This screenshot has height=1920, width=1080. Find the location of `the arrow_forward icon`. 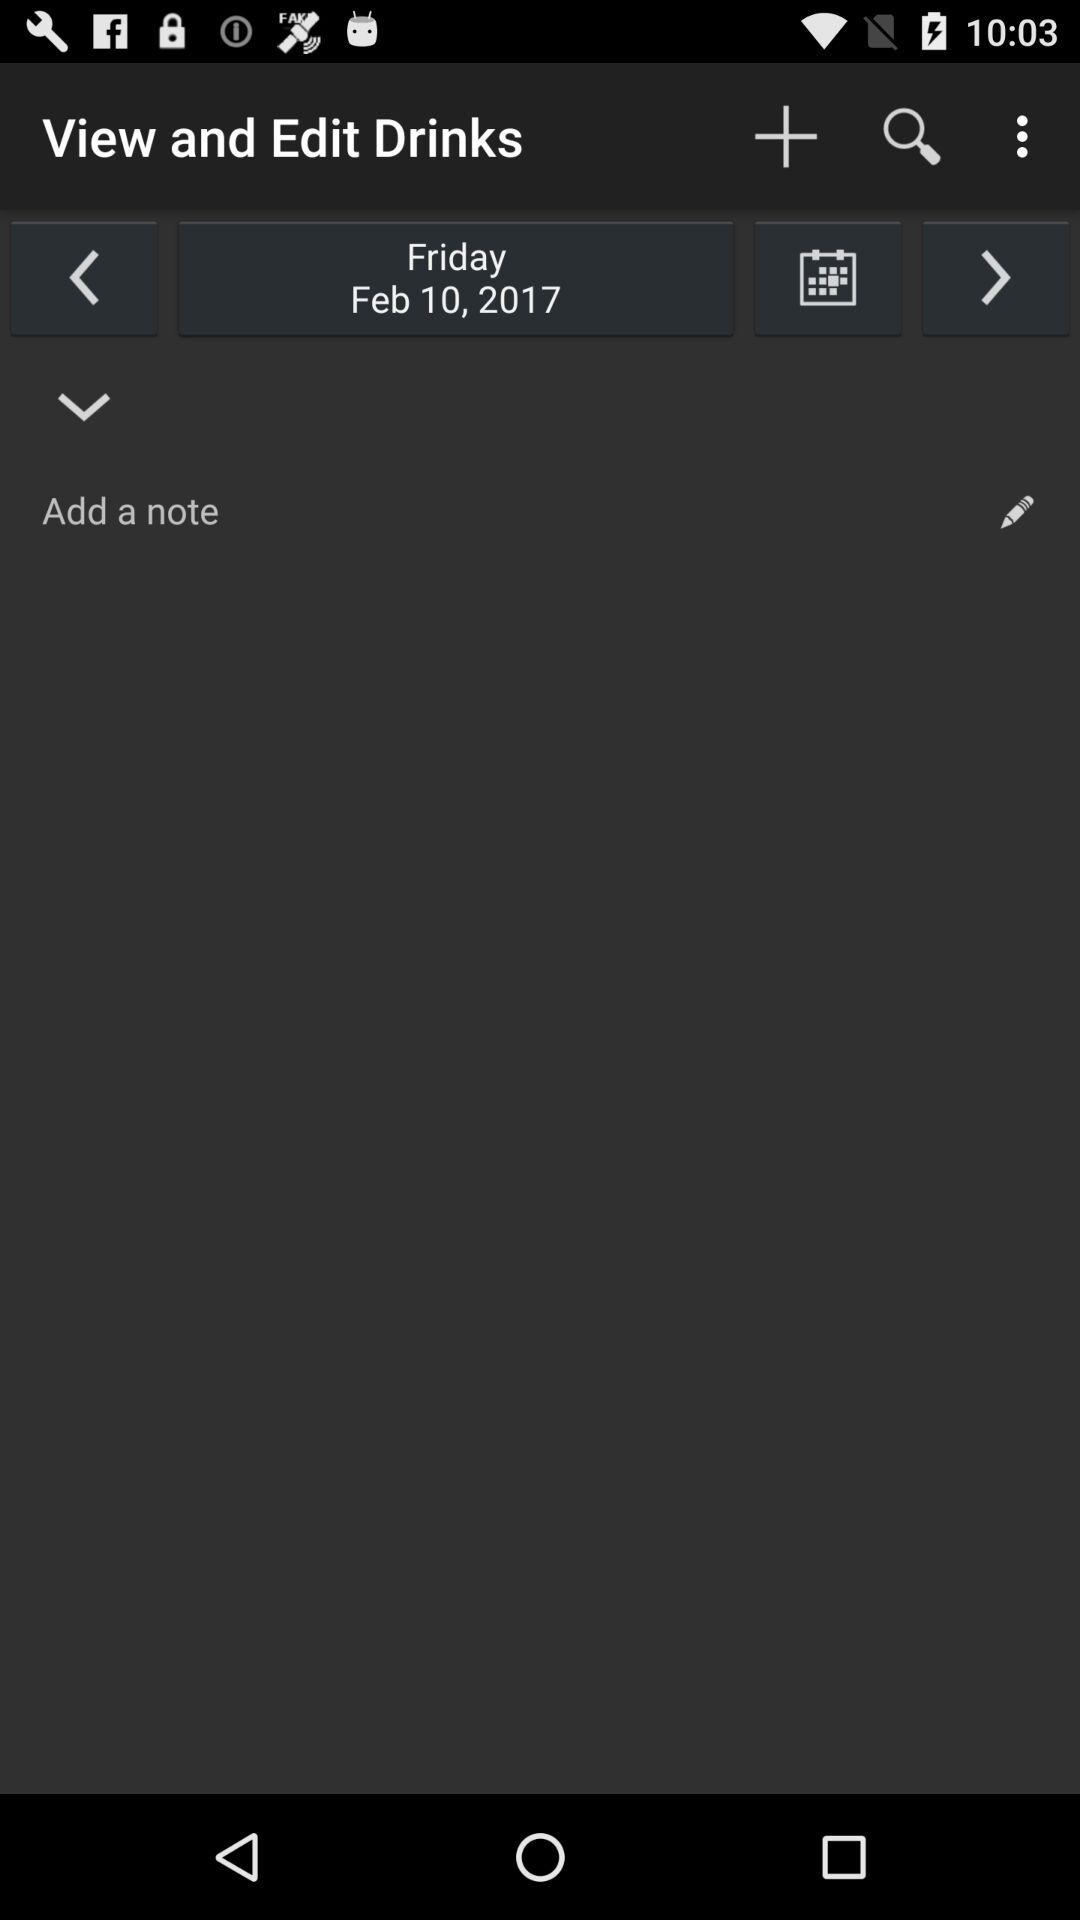

the arrow_forward icon is located at coordinates (995, 295).